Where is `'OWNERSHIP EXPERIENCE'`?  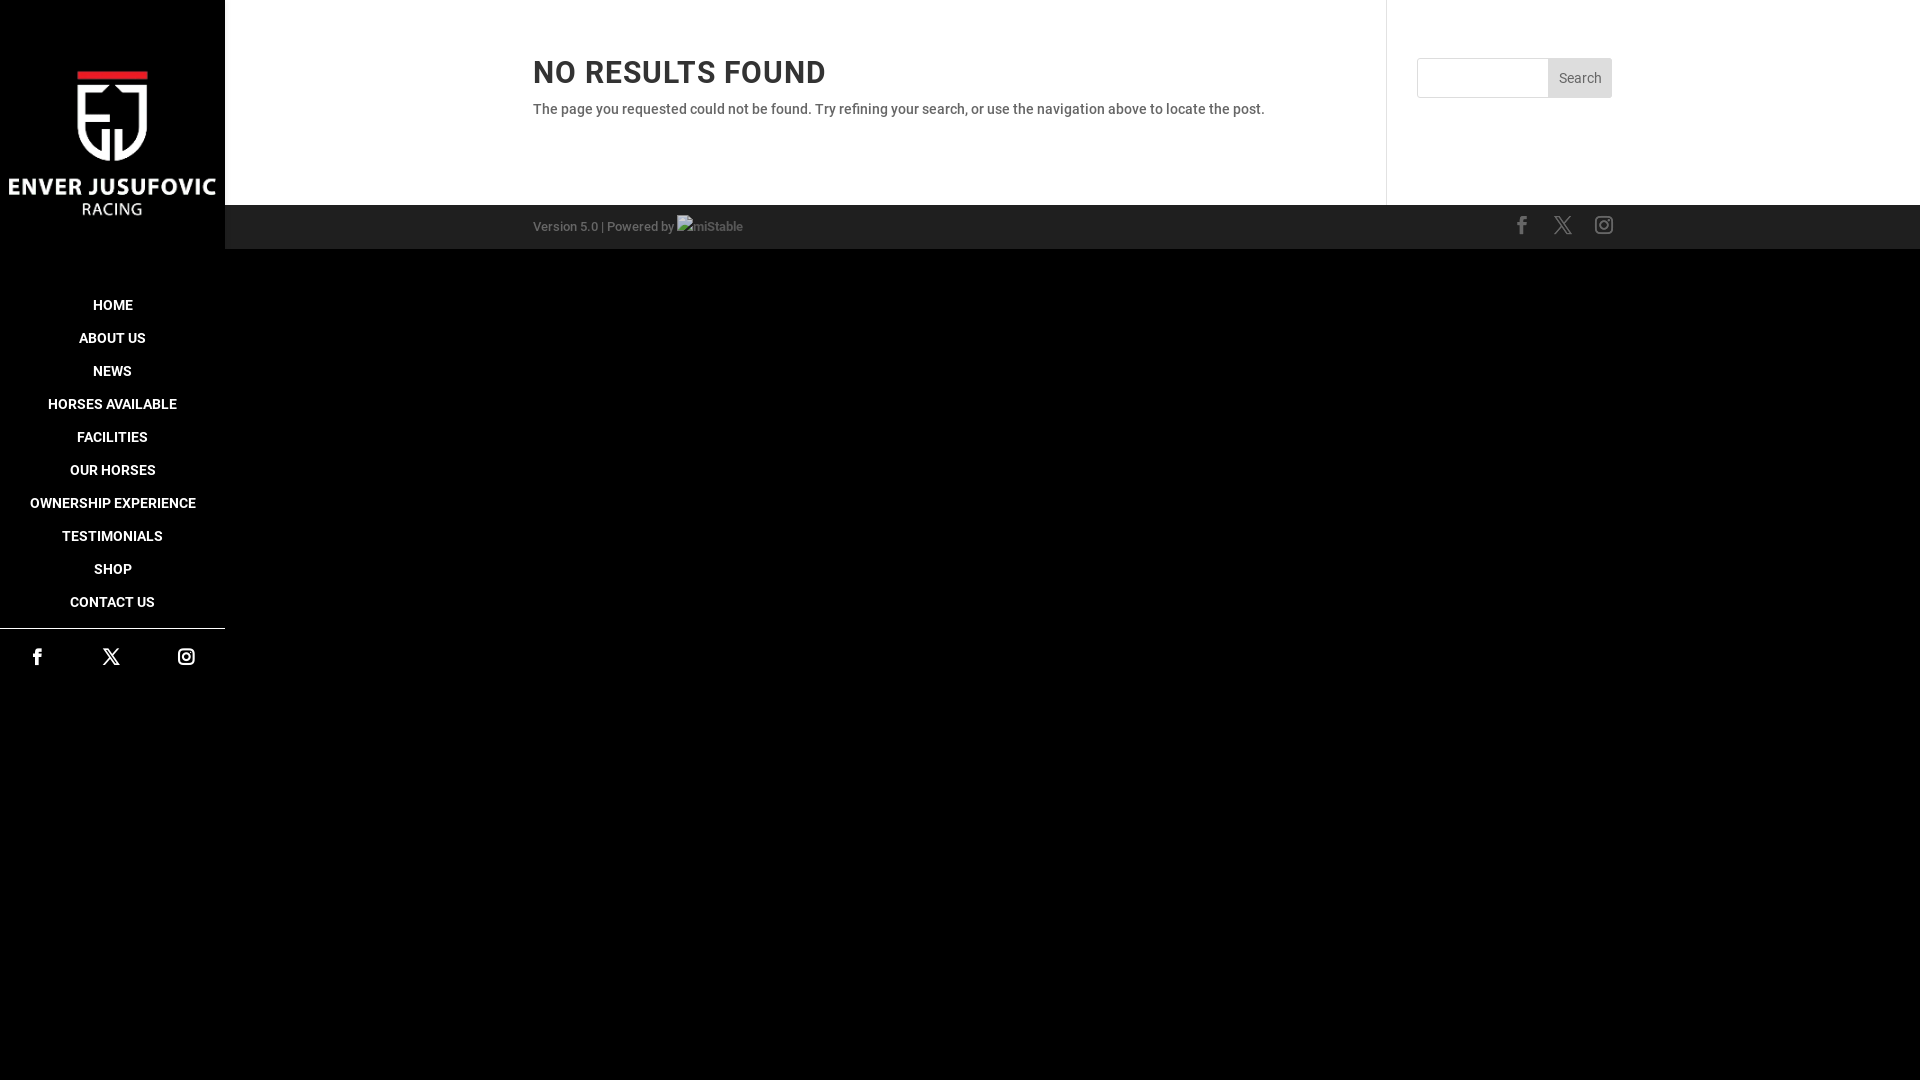
'OWNERSHIP EXPERIENCE' is located at coordinates (0, 511).